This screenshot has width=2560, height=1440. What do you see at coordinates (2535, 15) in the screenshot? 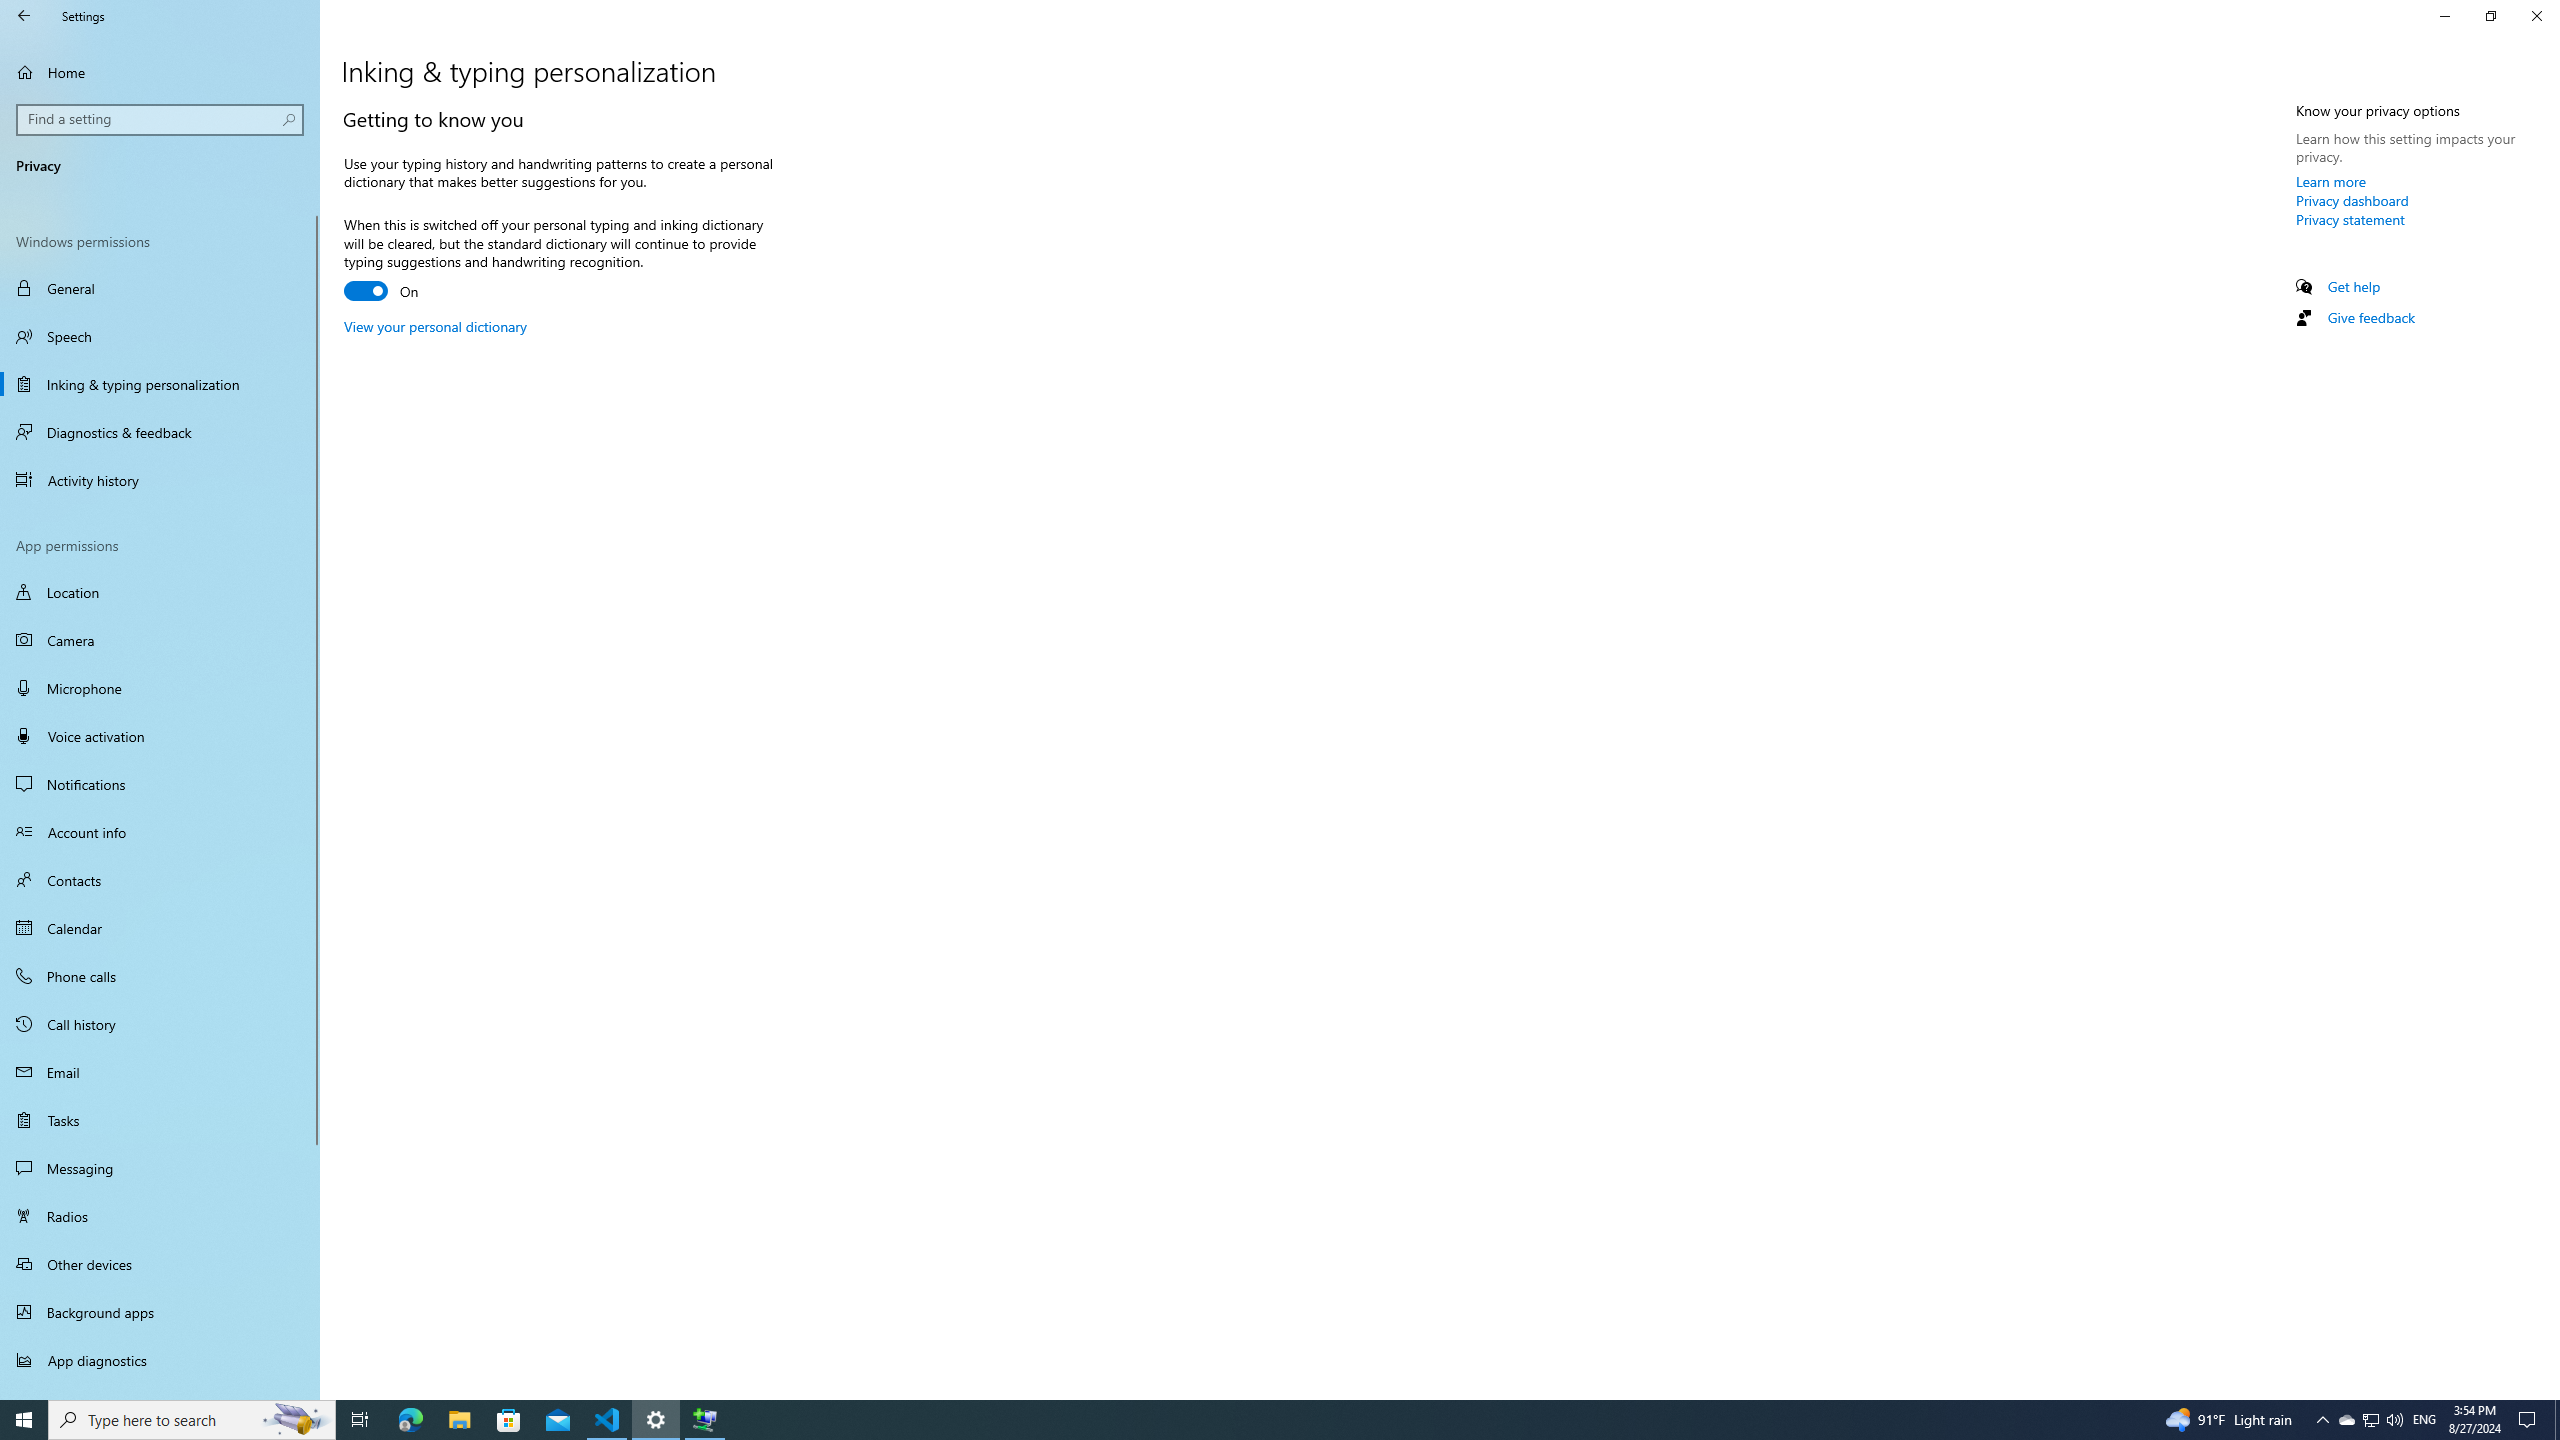
I see `'Close Settings'` at bounding box center [2535, 15].